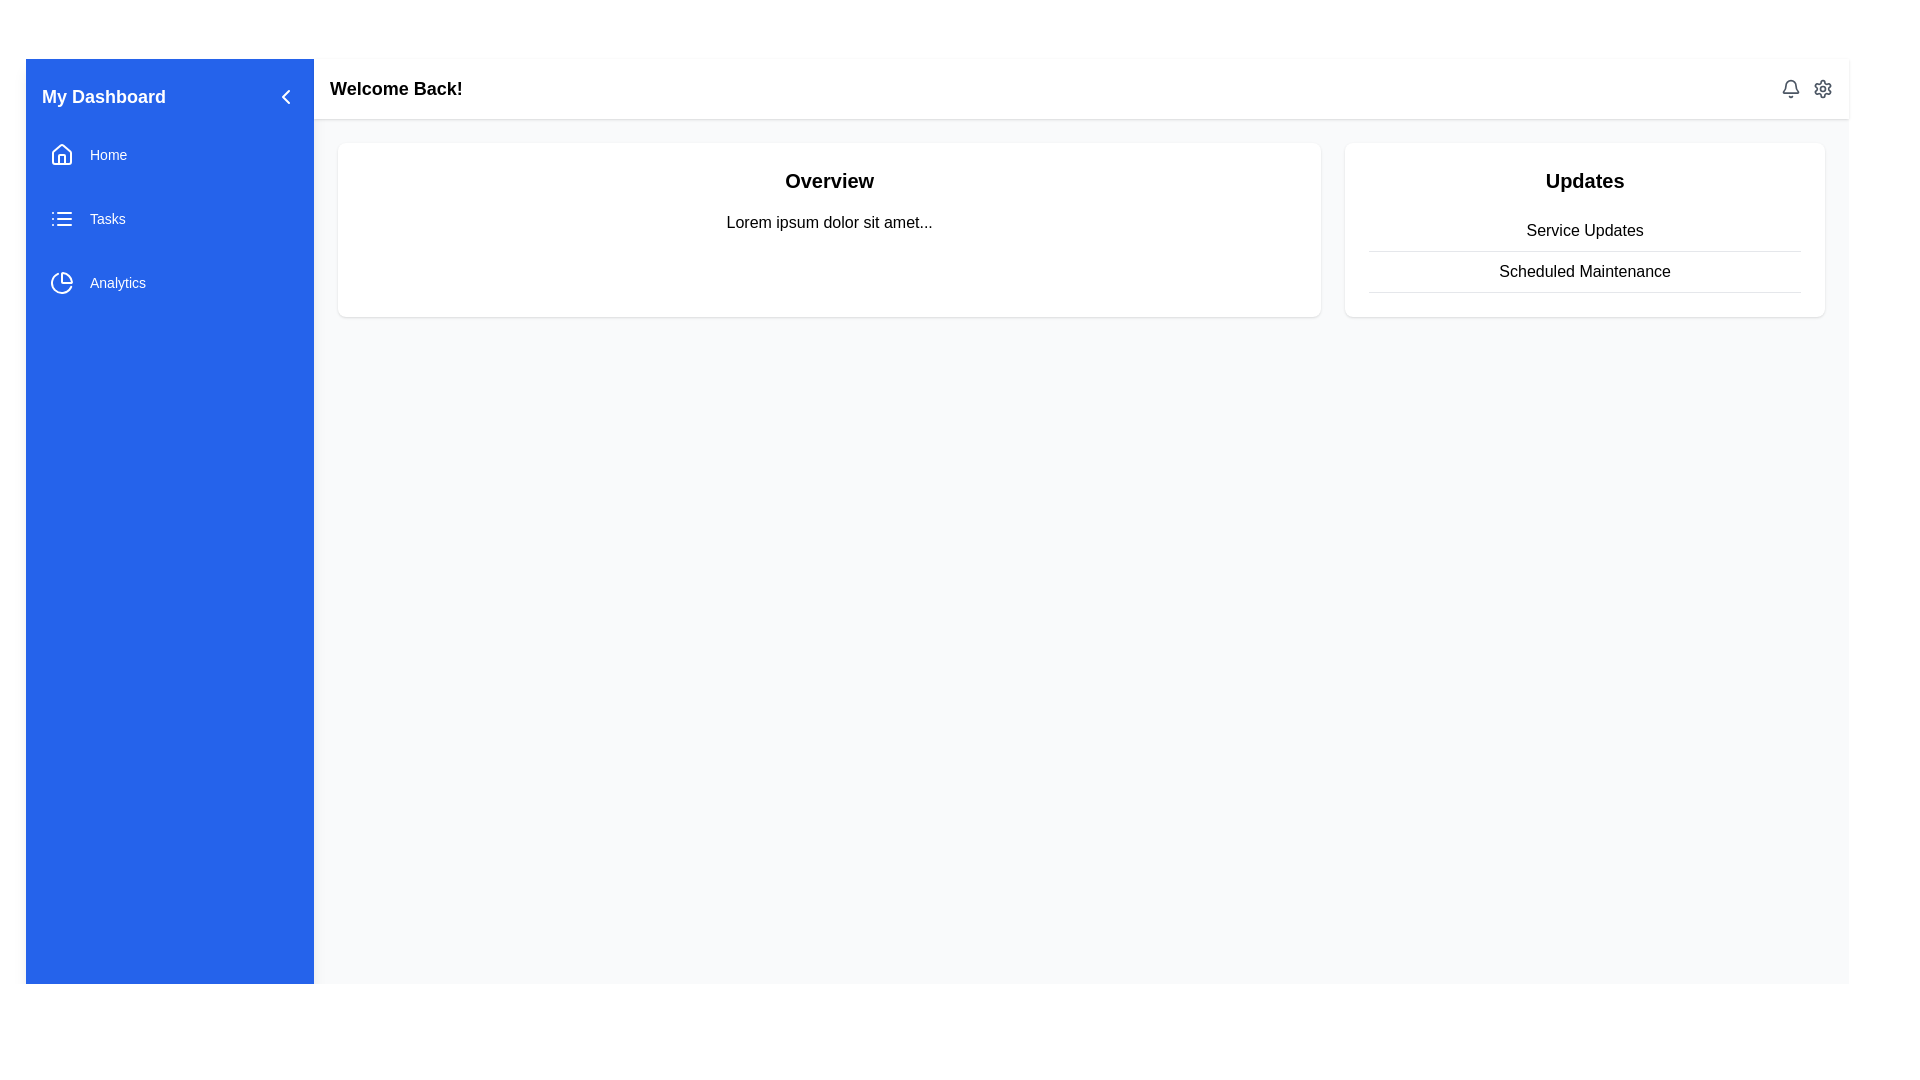 The image size is (1920, 1080). Describe the element at coordinates (62, 153) in the screenshot. I see `the small house-shaped icon located on the left-hand menu bar, above the 'Tasks' and 'Analytics' entries, which is part of the 'Home' menu item` at that location.